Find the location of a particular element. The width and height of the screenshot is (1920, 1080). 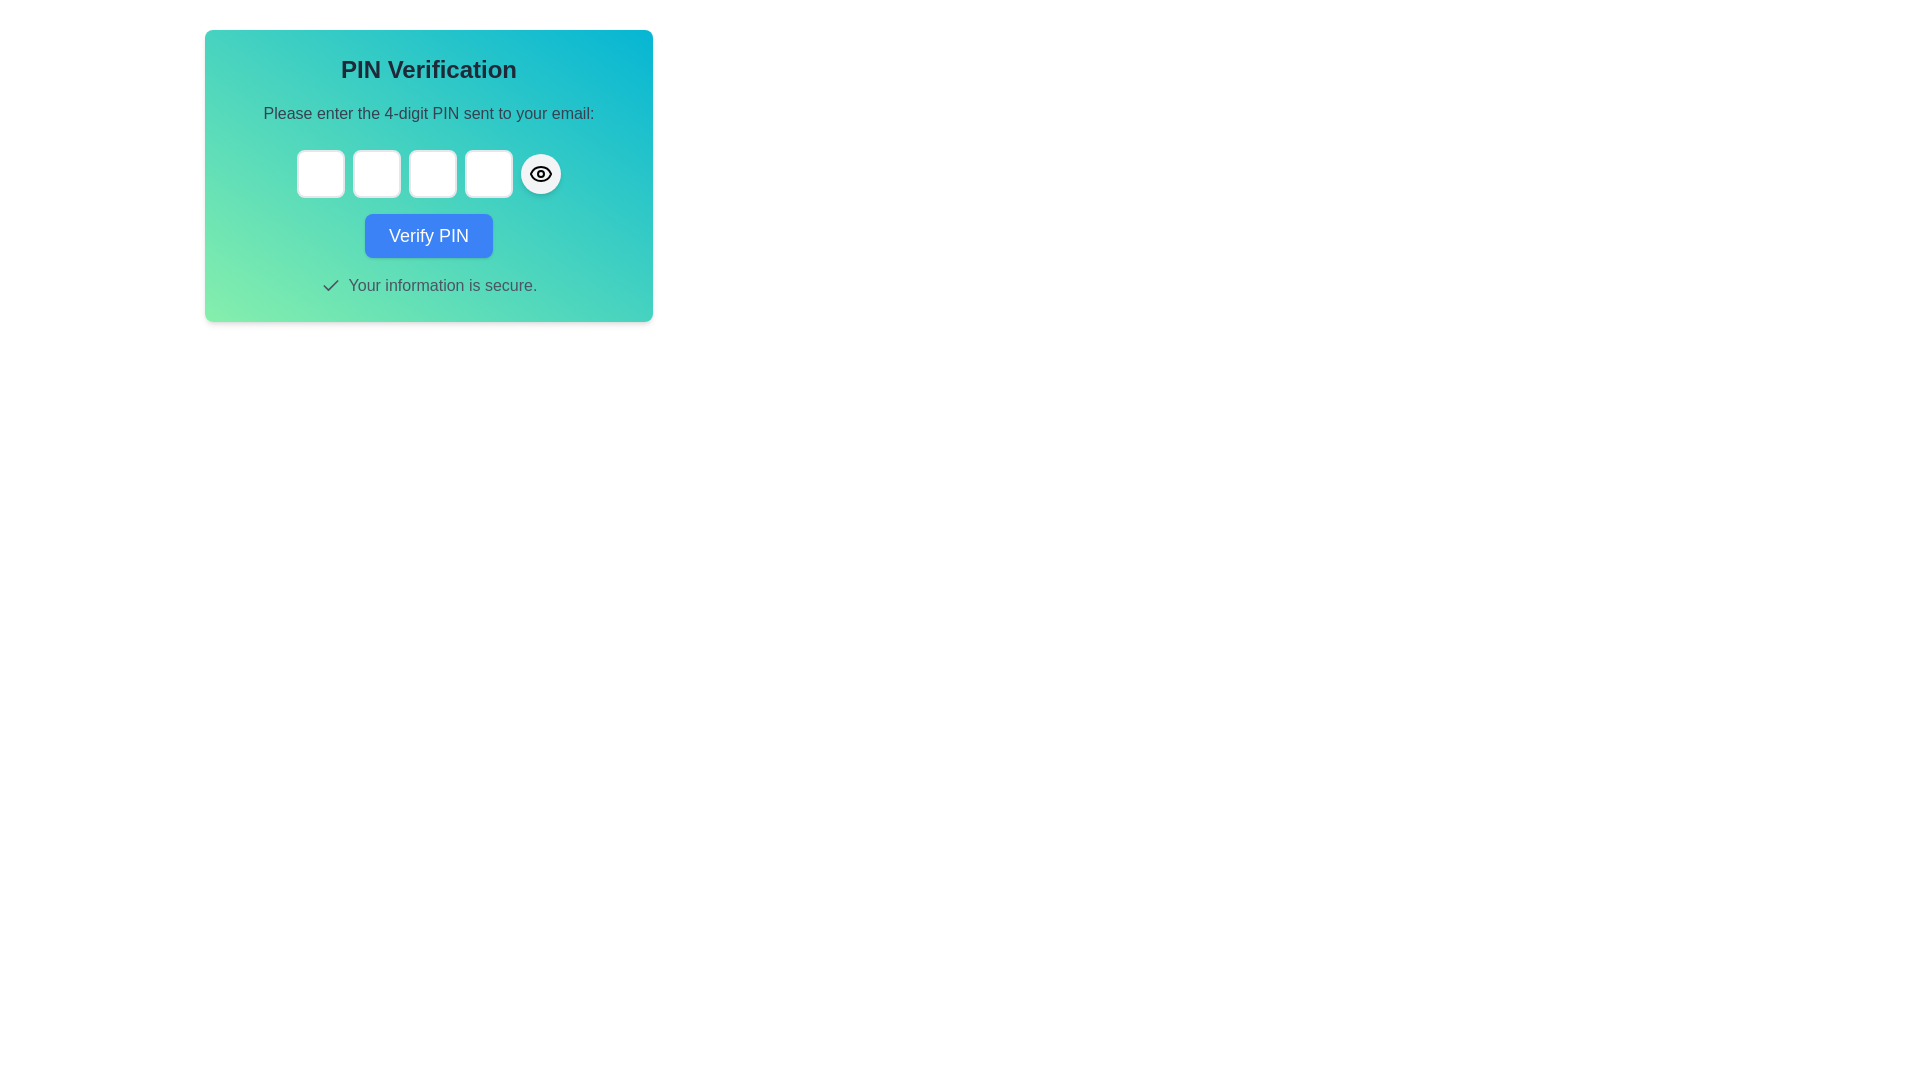

the static text label that instructs users to enter the 4-digit PIN sent to their email, which is displayed in medium gray against a gradient background and is positioned below the 'PIN Verification' title is located at coordinates (427, 114).